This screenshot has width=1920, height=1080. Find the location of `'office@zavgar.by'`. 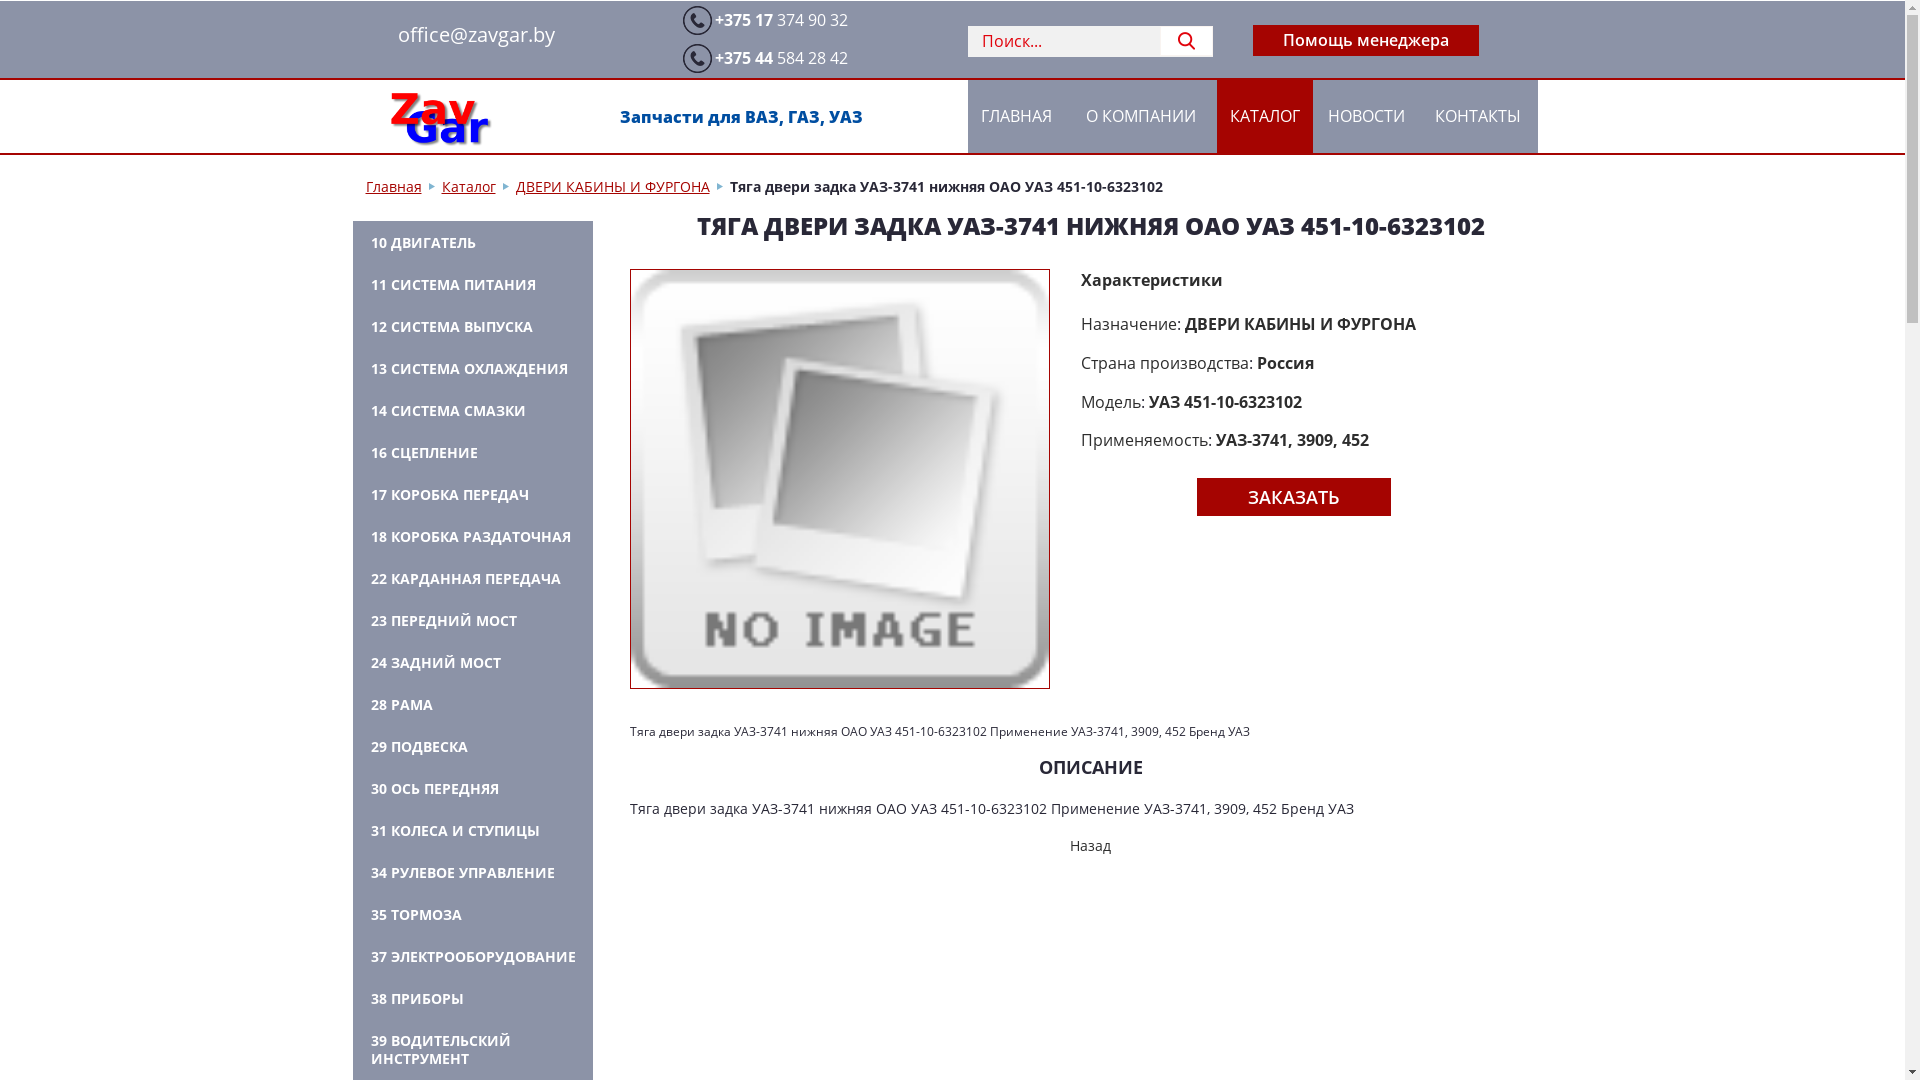

'office@zavgar.by' is located at coordinates (475, 34).